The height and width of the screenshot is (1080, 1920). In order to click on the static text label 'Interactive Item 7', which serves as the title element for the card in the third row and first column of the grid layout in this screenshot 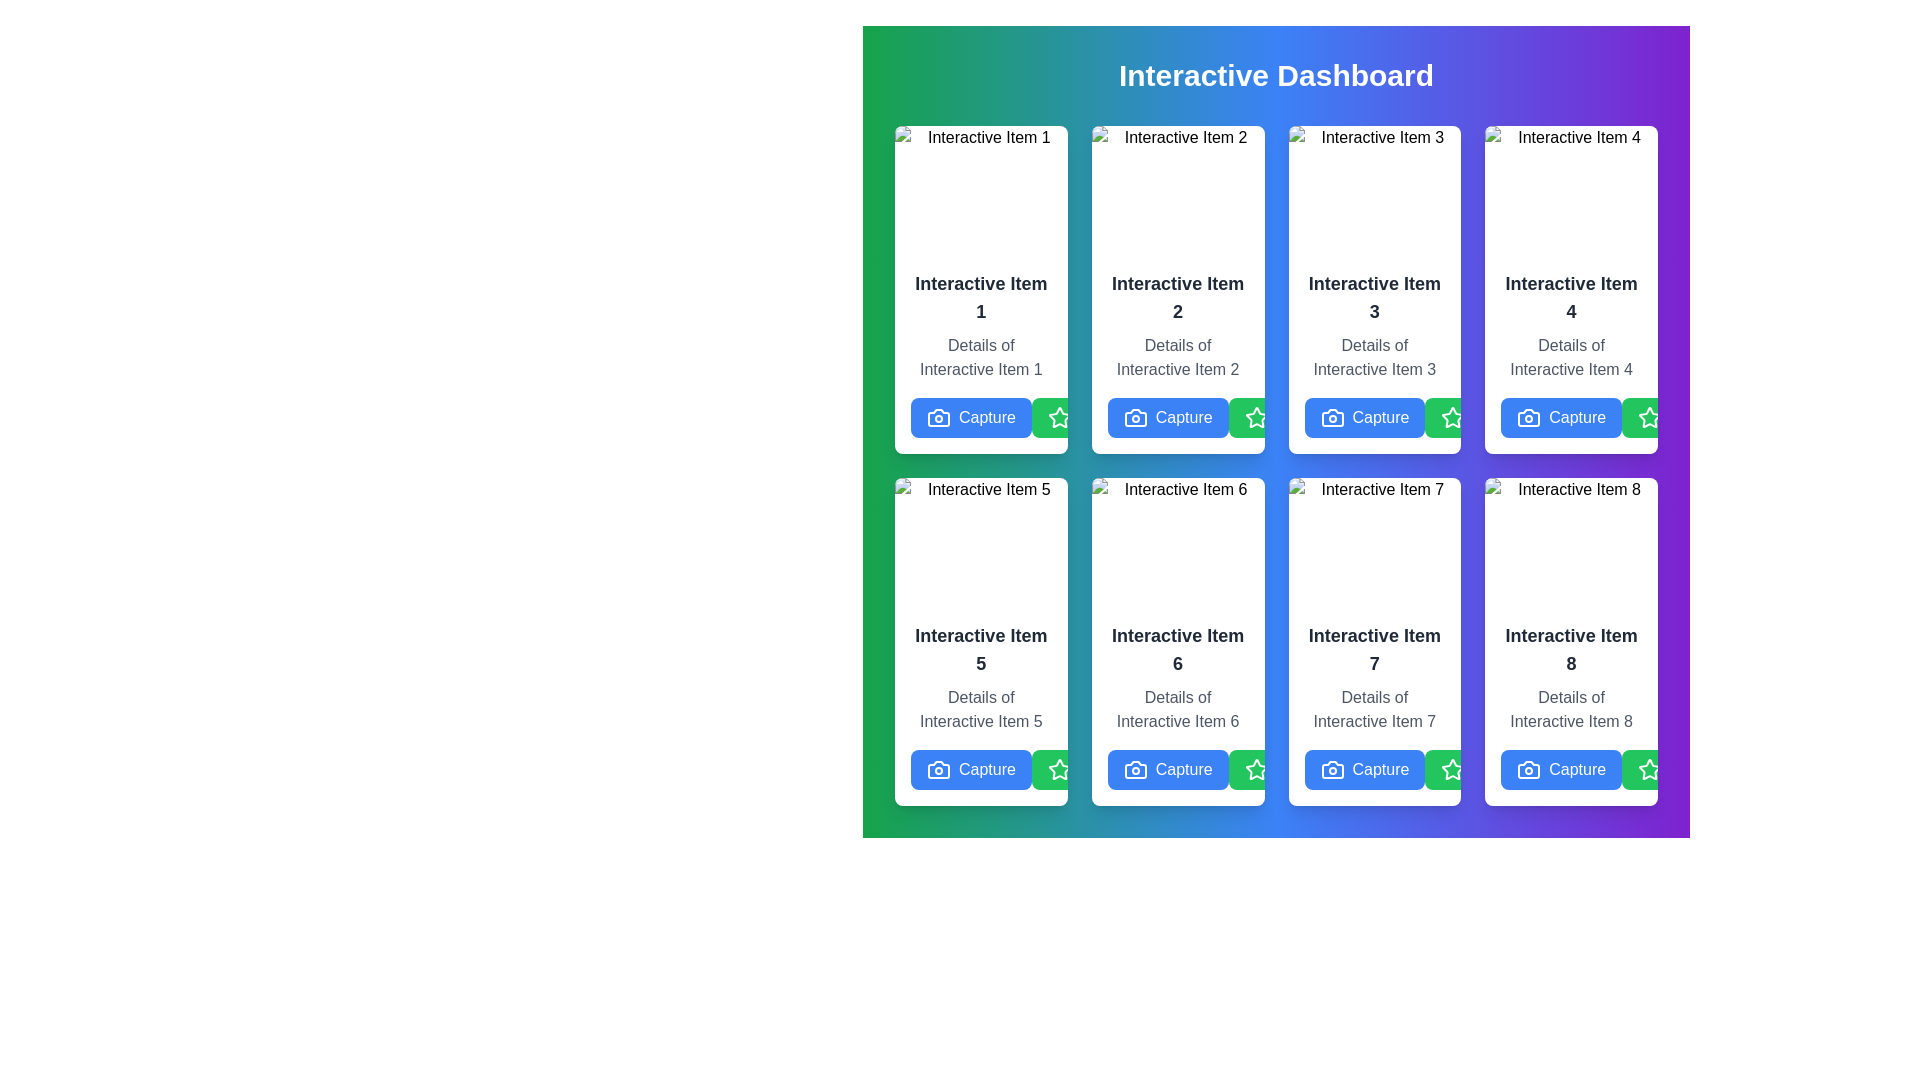, I will do `click(1373, 650)`.